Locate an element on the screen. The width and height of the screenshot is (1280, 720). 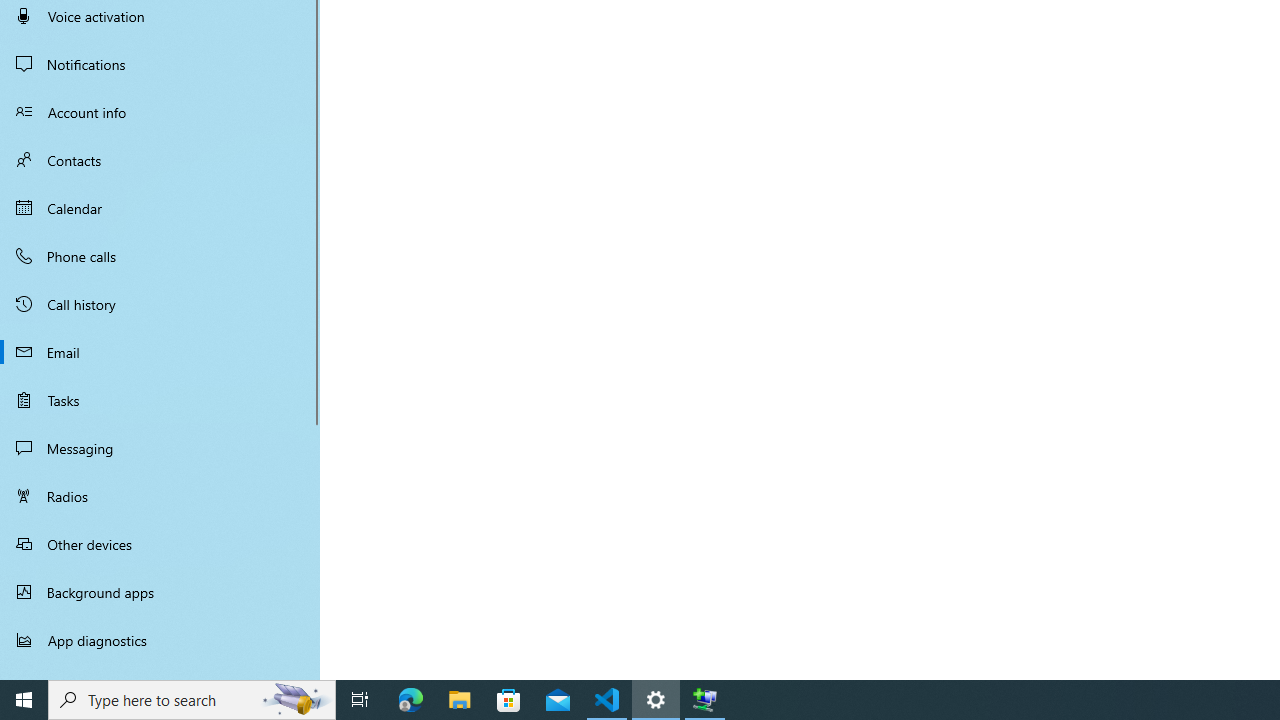
'Start' is located at coordinates (24, 698).